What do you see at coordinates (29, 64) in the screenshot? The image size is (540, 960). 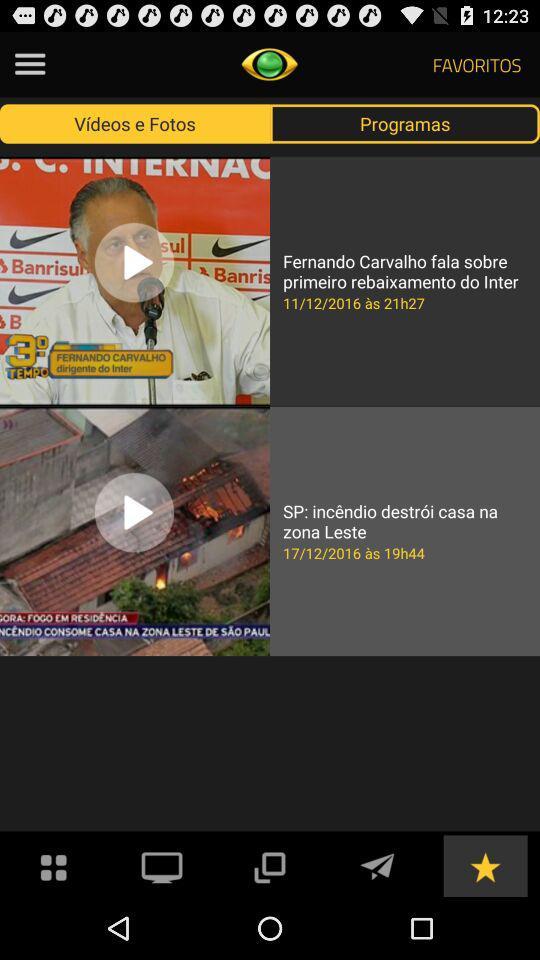 I see `menu item` at bounding box center [29, 64].